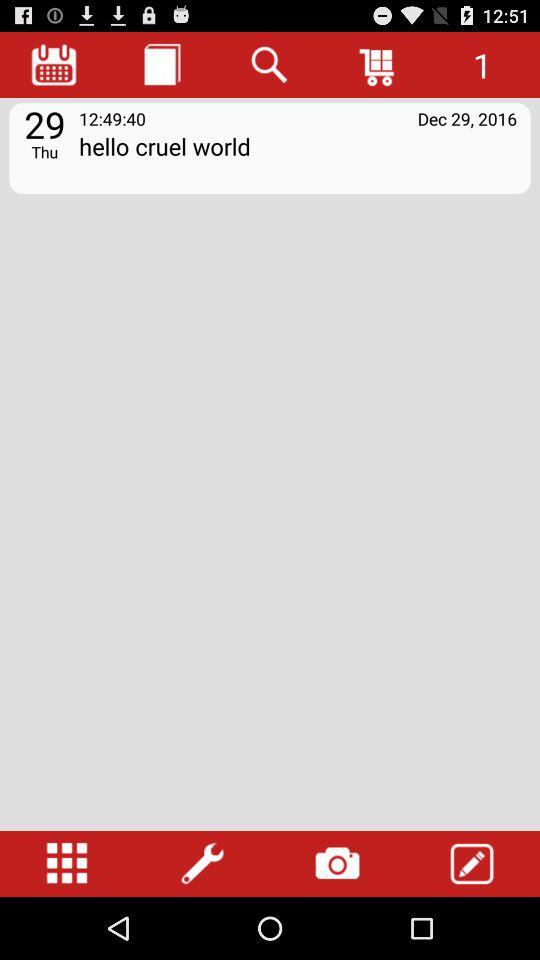 The height and width of the screenshot is (960, 540). Describe the element at coordinates (67, 863) in the screenshot. I see `large icons` at that location.